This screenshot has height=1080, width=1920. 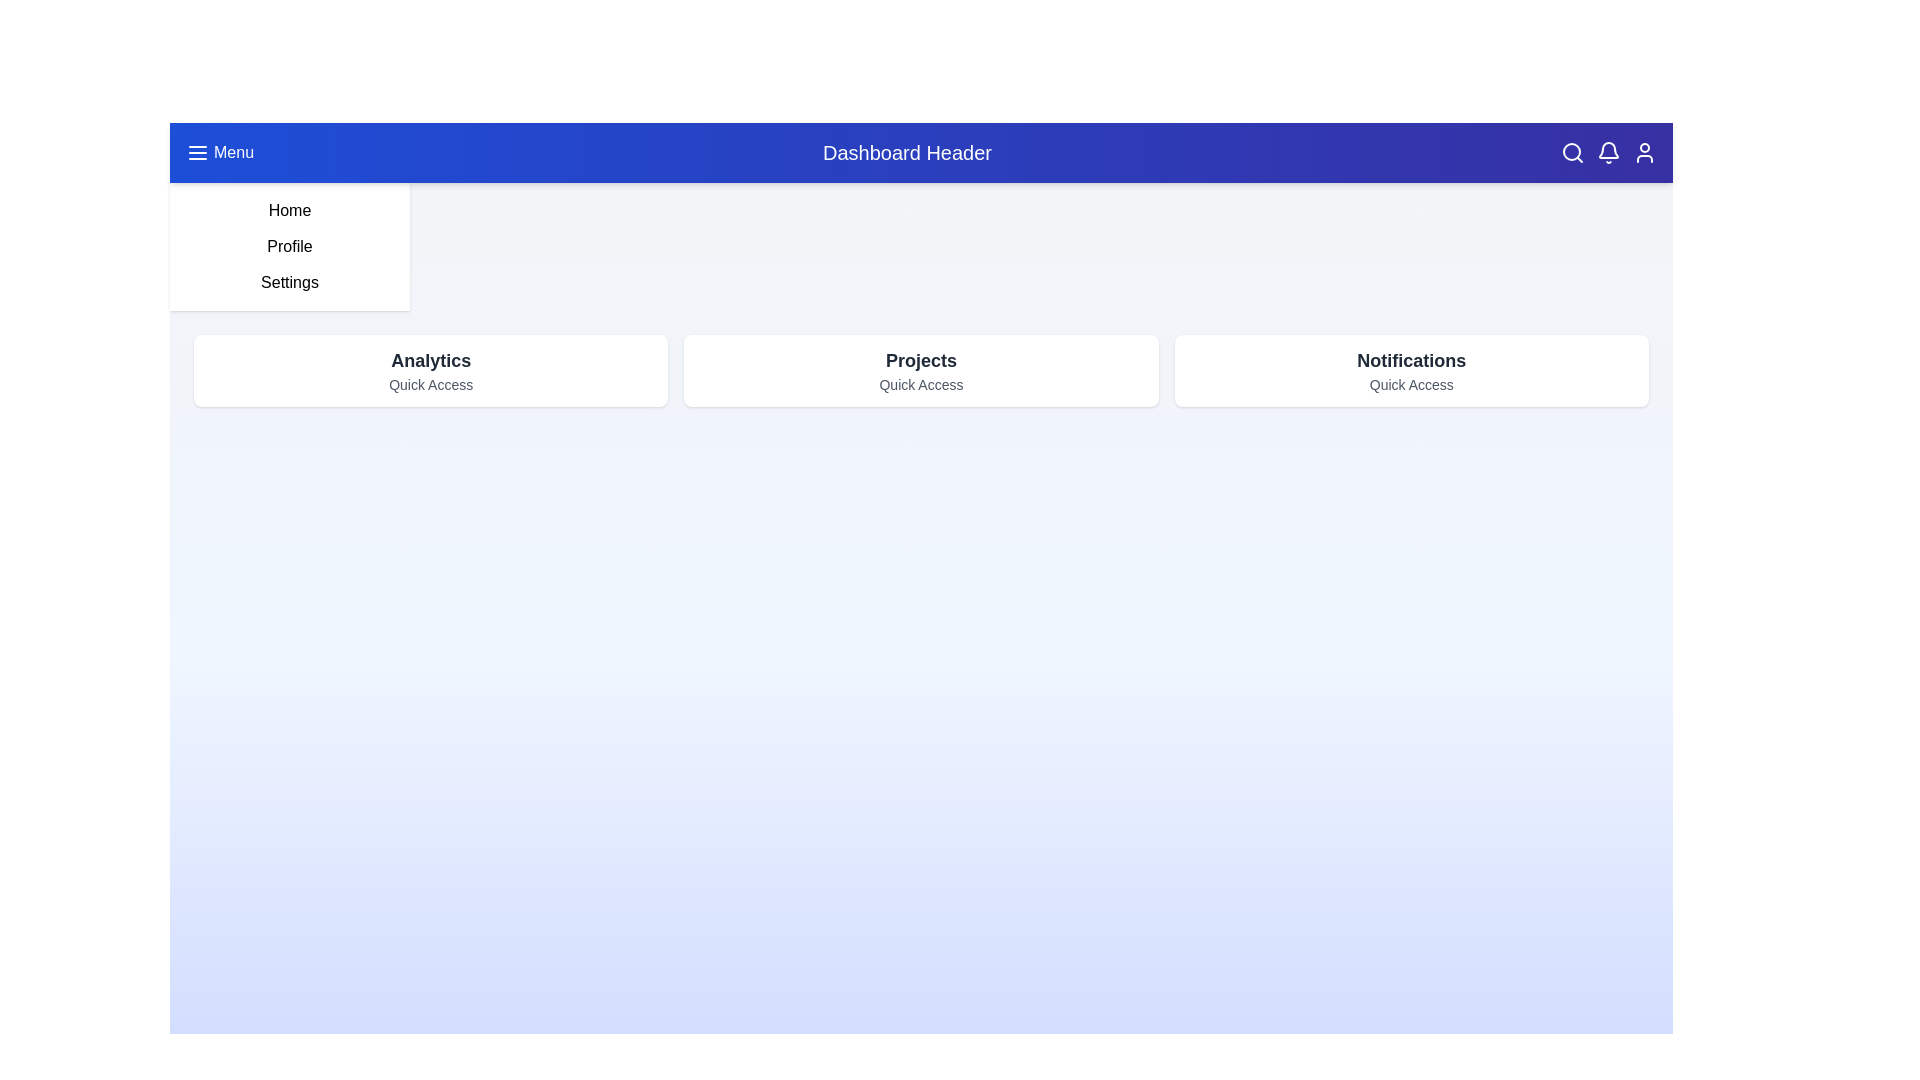 I want to click on the menu option Profile from the menu, so click(x=288, y=245).